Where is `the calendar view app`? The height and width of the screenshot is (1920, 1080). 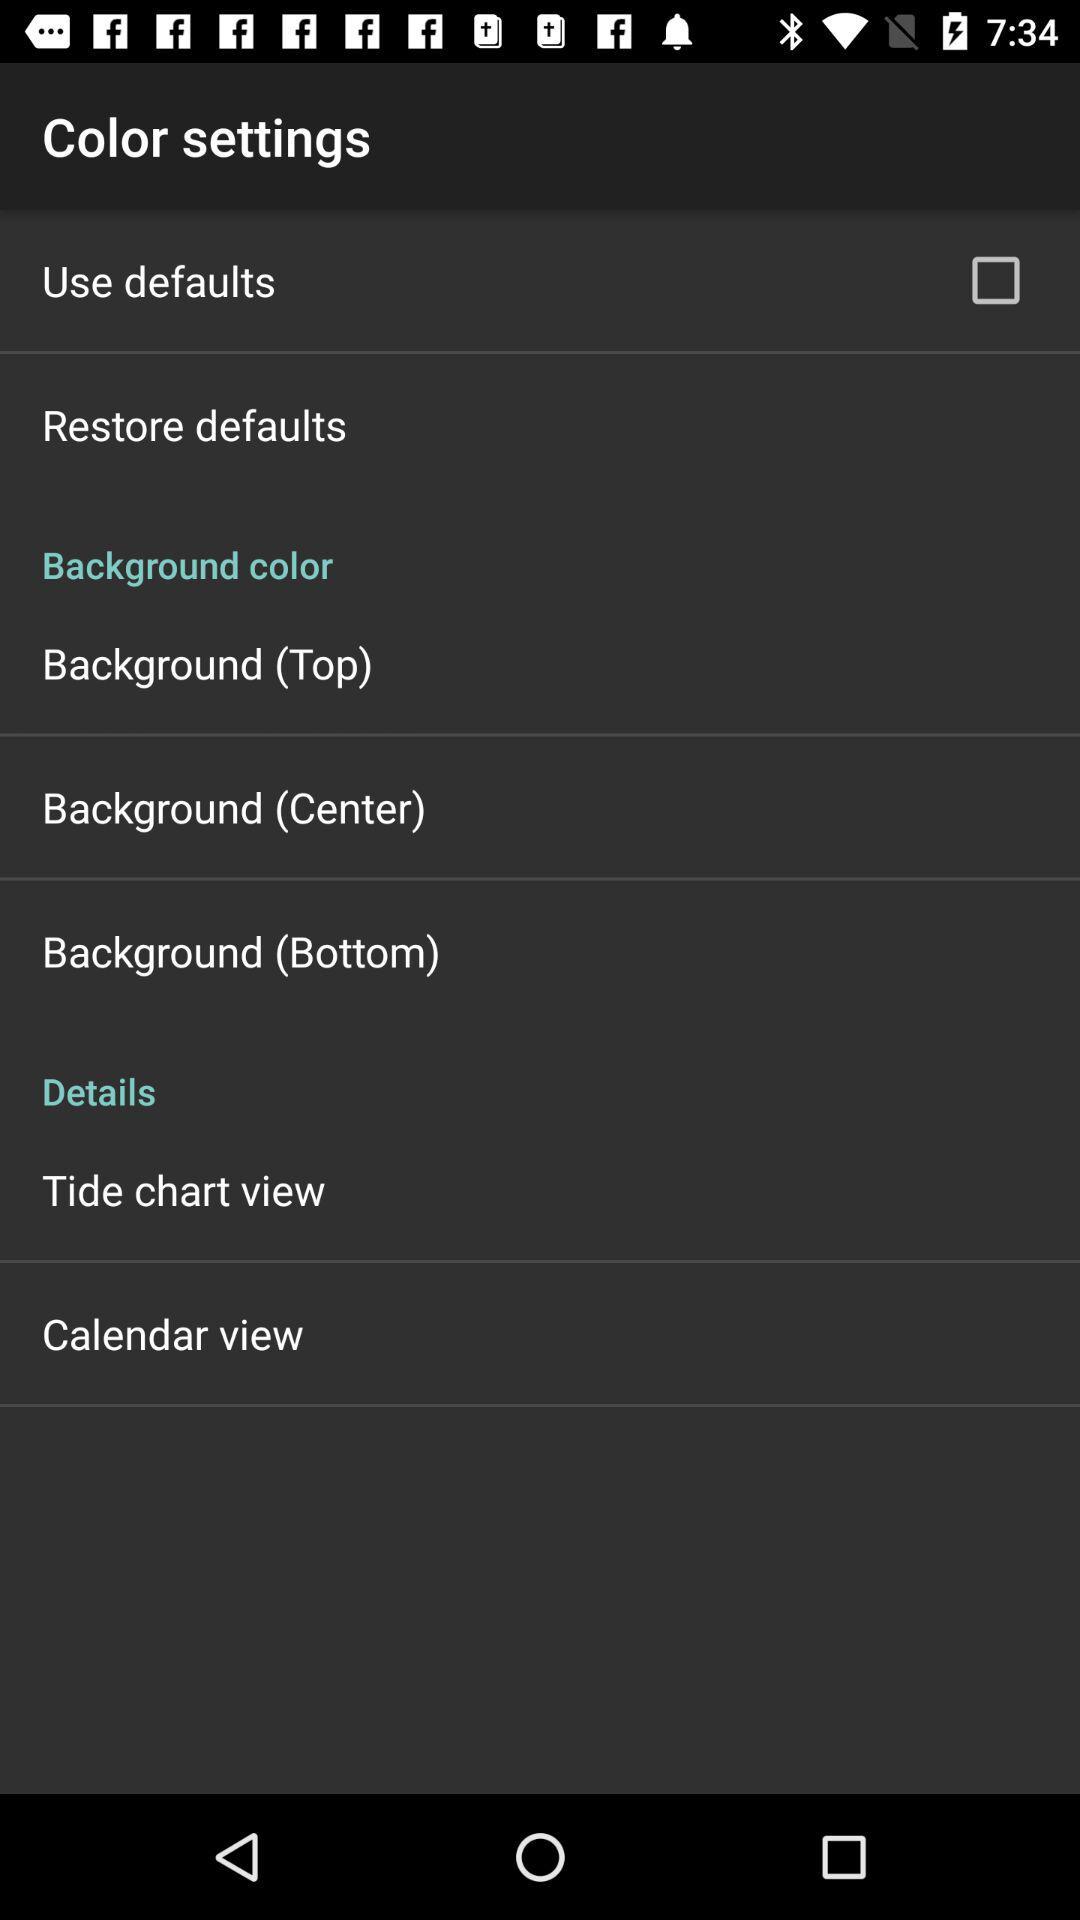 the calendar view app is located at coordinates (171, 1333).